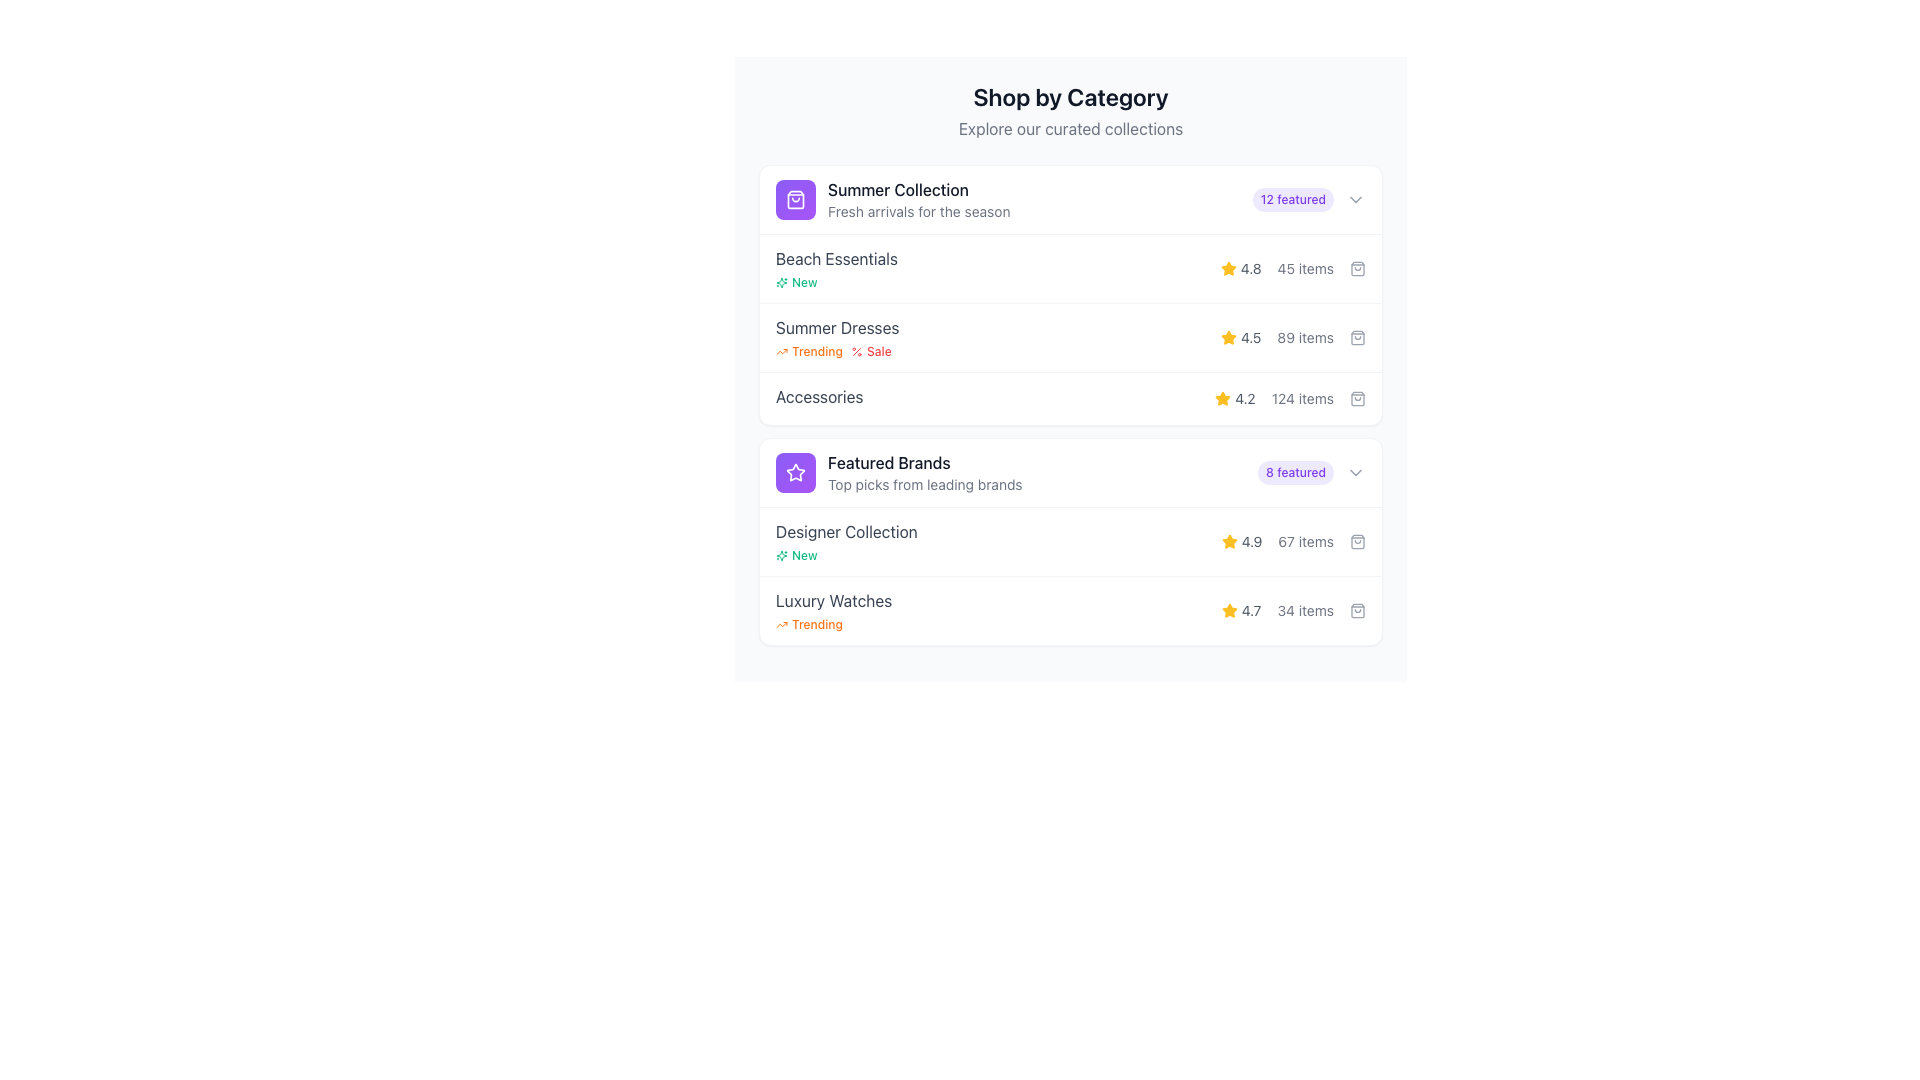  I want to click on the static text element displaying 'Top picks from leading brands', which is styled in a small, gray font and located beneath the title 'Featured Brands', so click(924, 485).